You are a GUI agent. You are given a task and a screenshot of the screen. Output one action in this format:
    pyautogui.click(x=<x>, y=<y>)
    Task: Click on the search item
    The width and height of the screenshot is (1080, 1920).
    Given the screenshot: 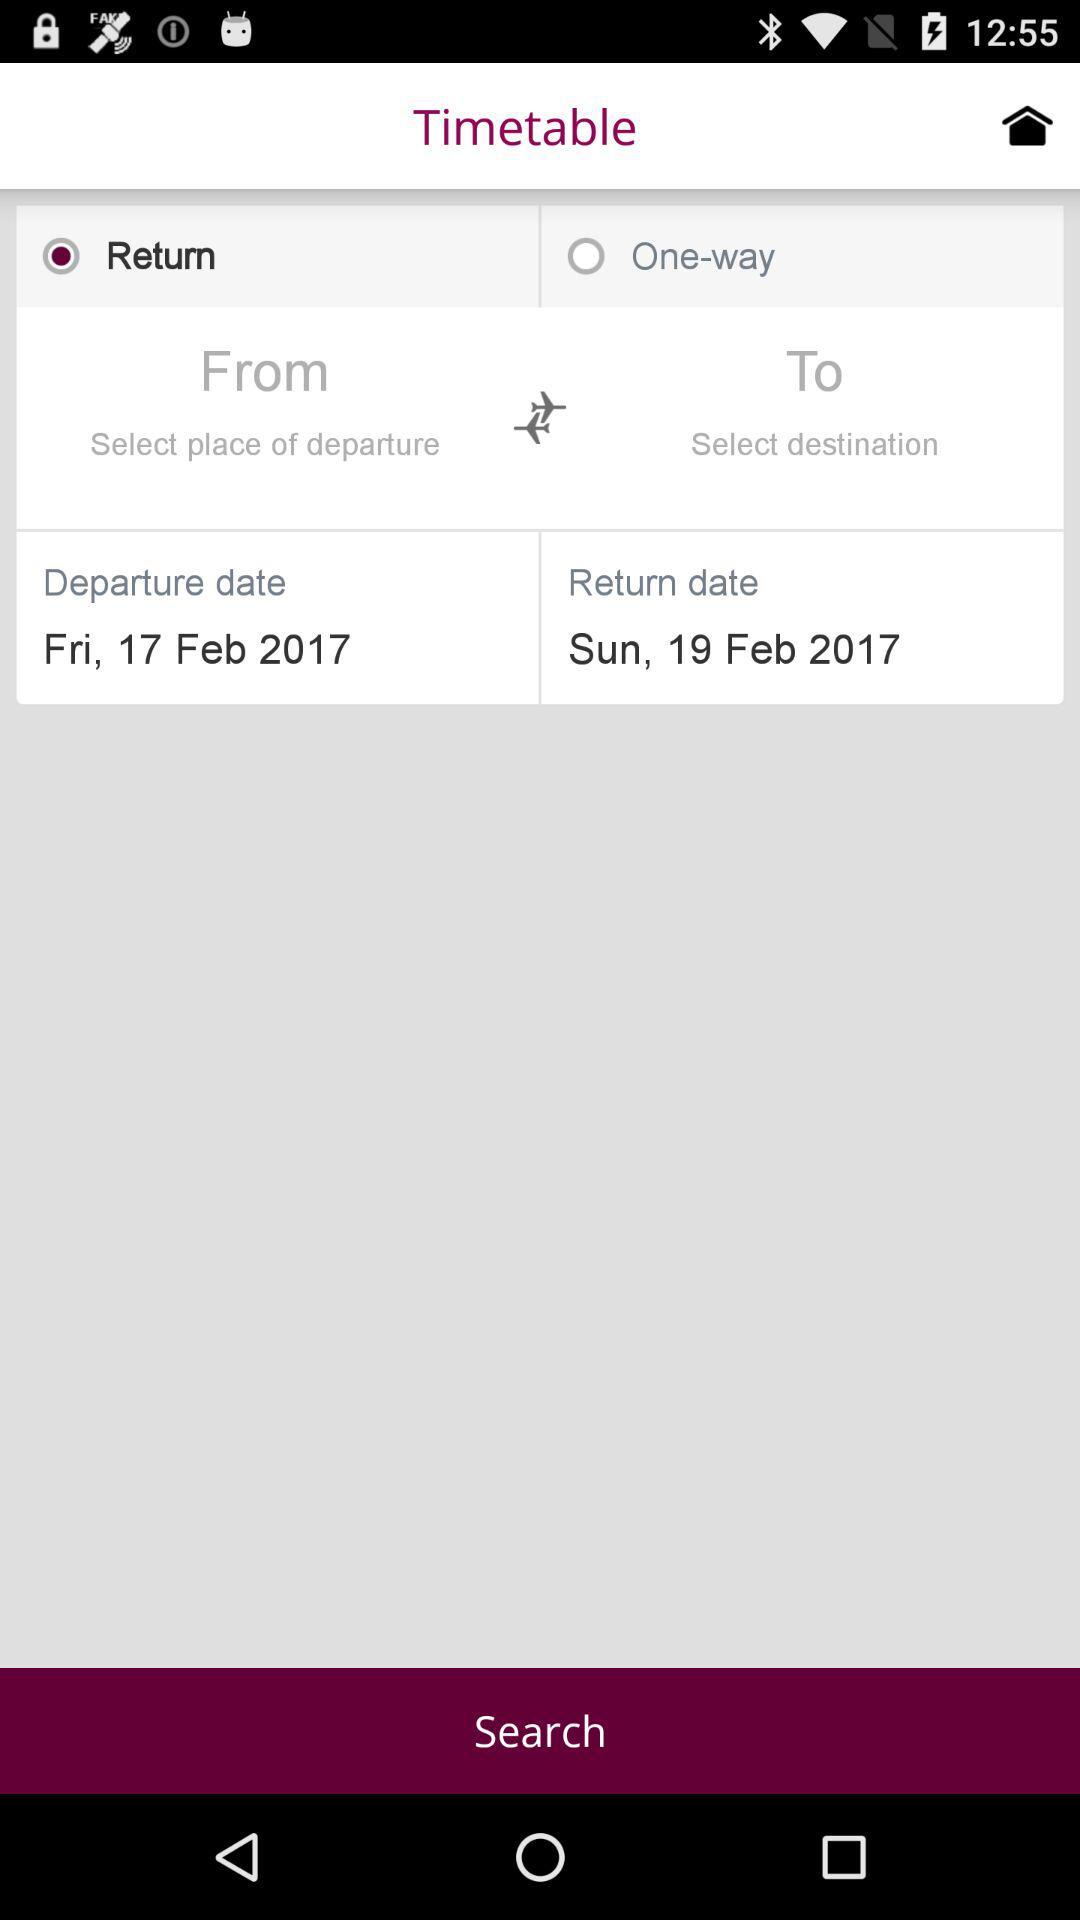 What is the action you would take?
    pyautogui.click(x=540, y=1730)
    